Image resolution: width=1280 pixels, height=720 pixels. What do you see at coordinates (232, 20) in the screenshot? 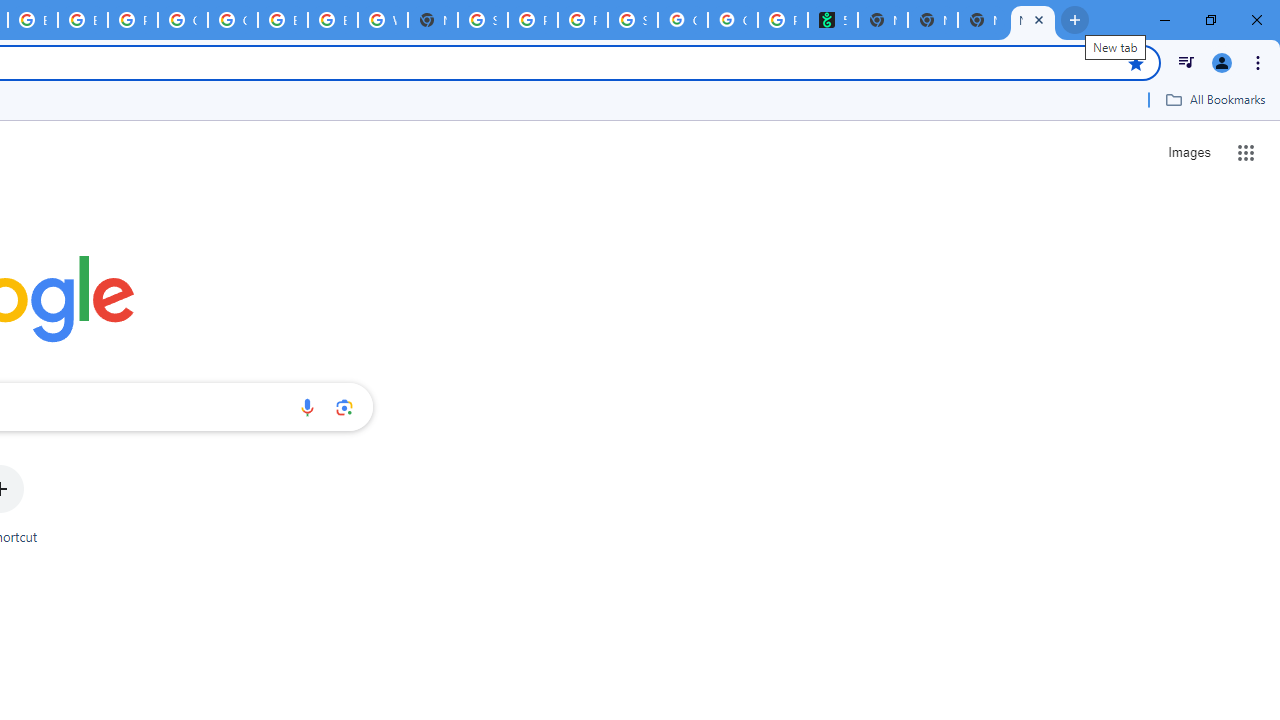
I see `'Google Cloud Platform'` at bounding box center [232, 20].